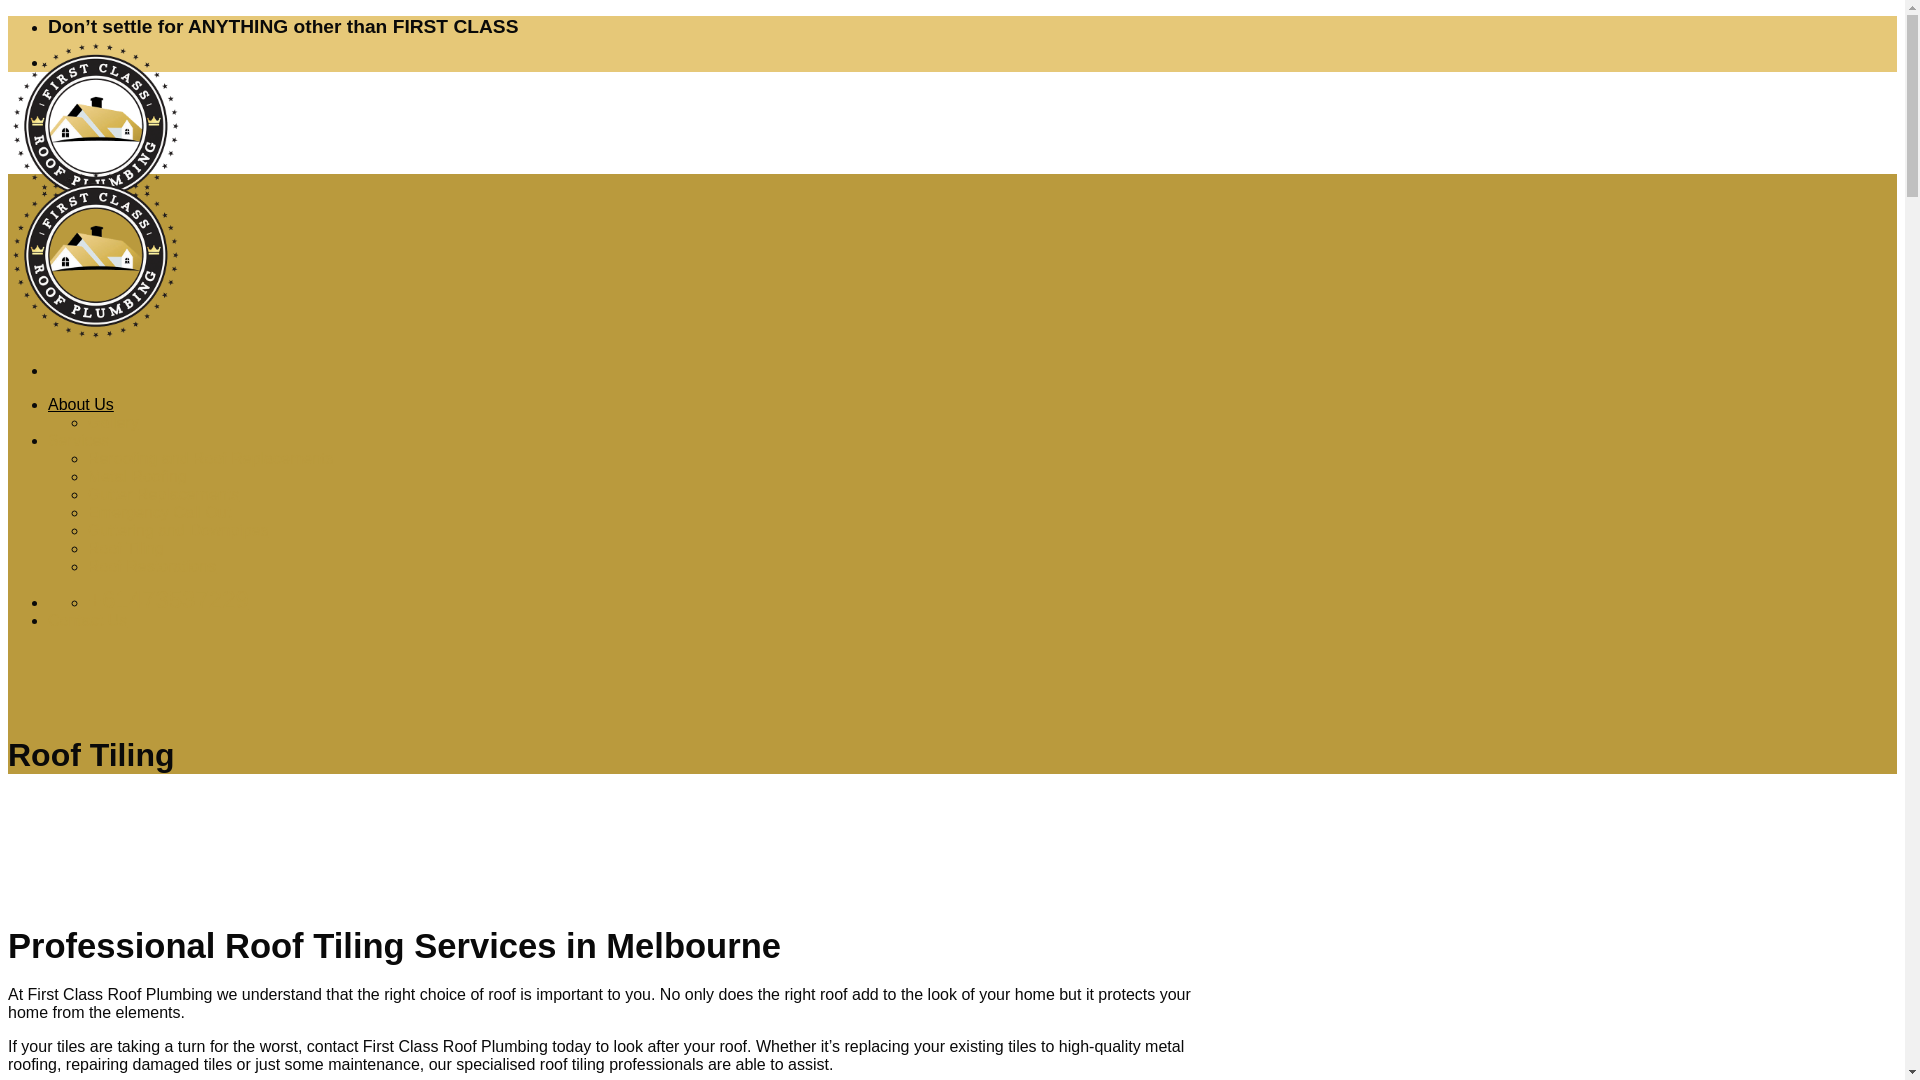 This screenshot has width=1920, height=1080. Describe the element at coordinates (7, 15) in the screenshot. I see `'Skip to content'` at that location.